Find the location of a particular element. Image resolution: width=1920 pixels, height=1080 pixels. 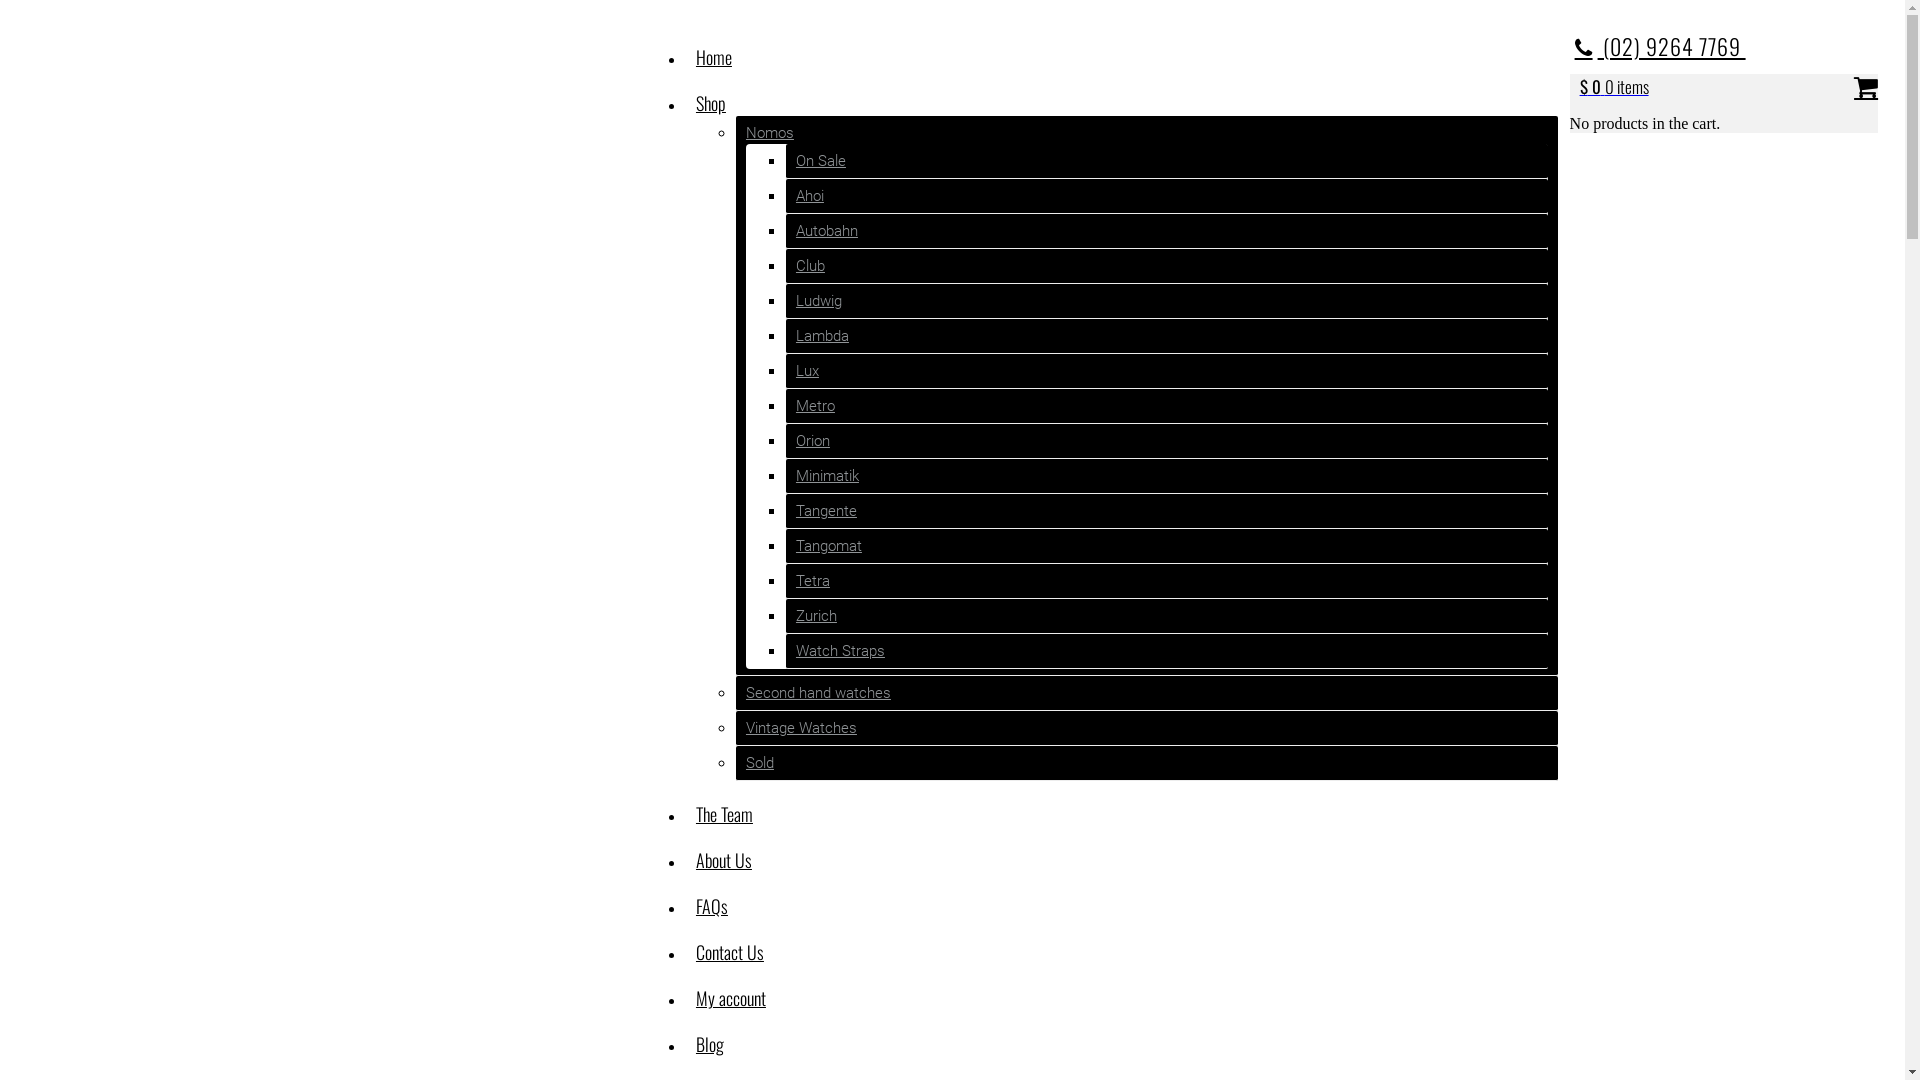

'Club' is located at coordinates (810, 265).